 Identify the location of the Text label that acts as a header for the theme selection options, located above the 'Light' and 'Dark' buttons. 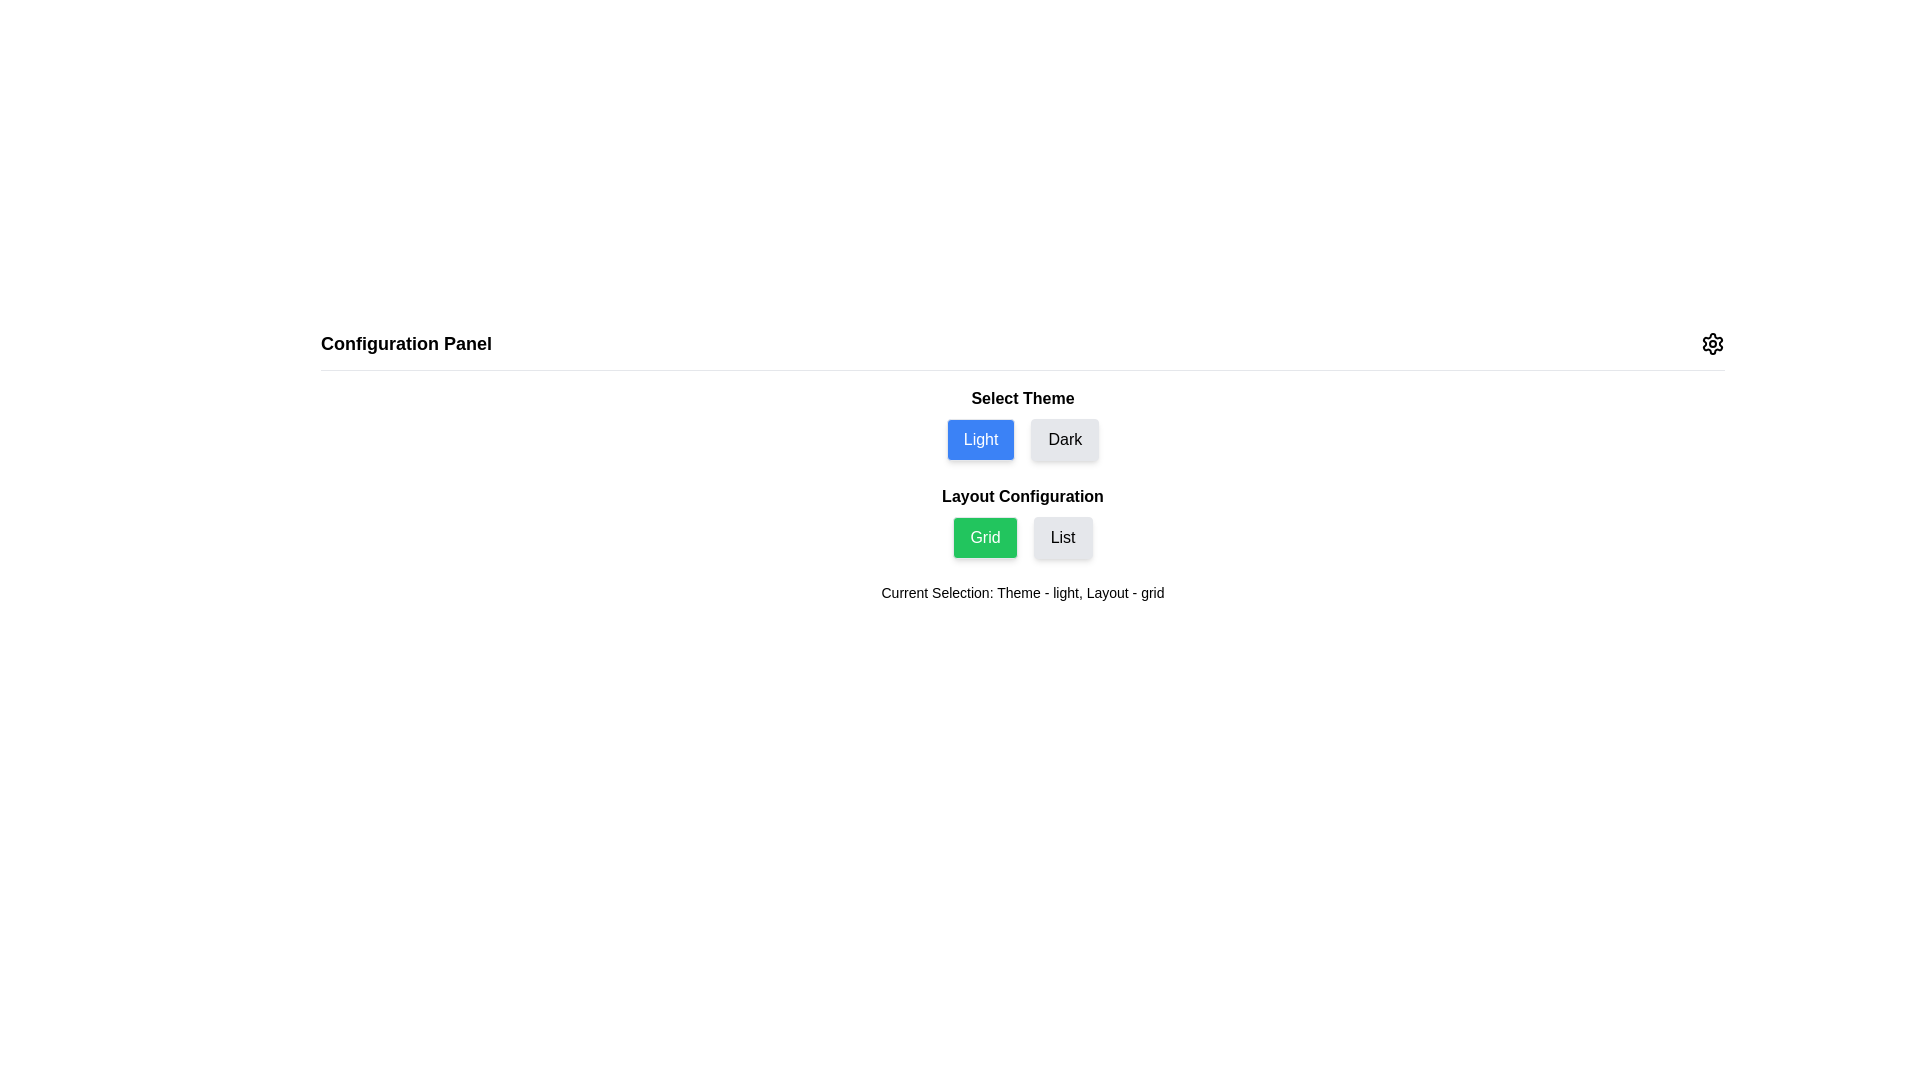
(1022, 398).